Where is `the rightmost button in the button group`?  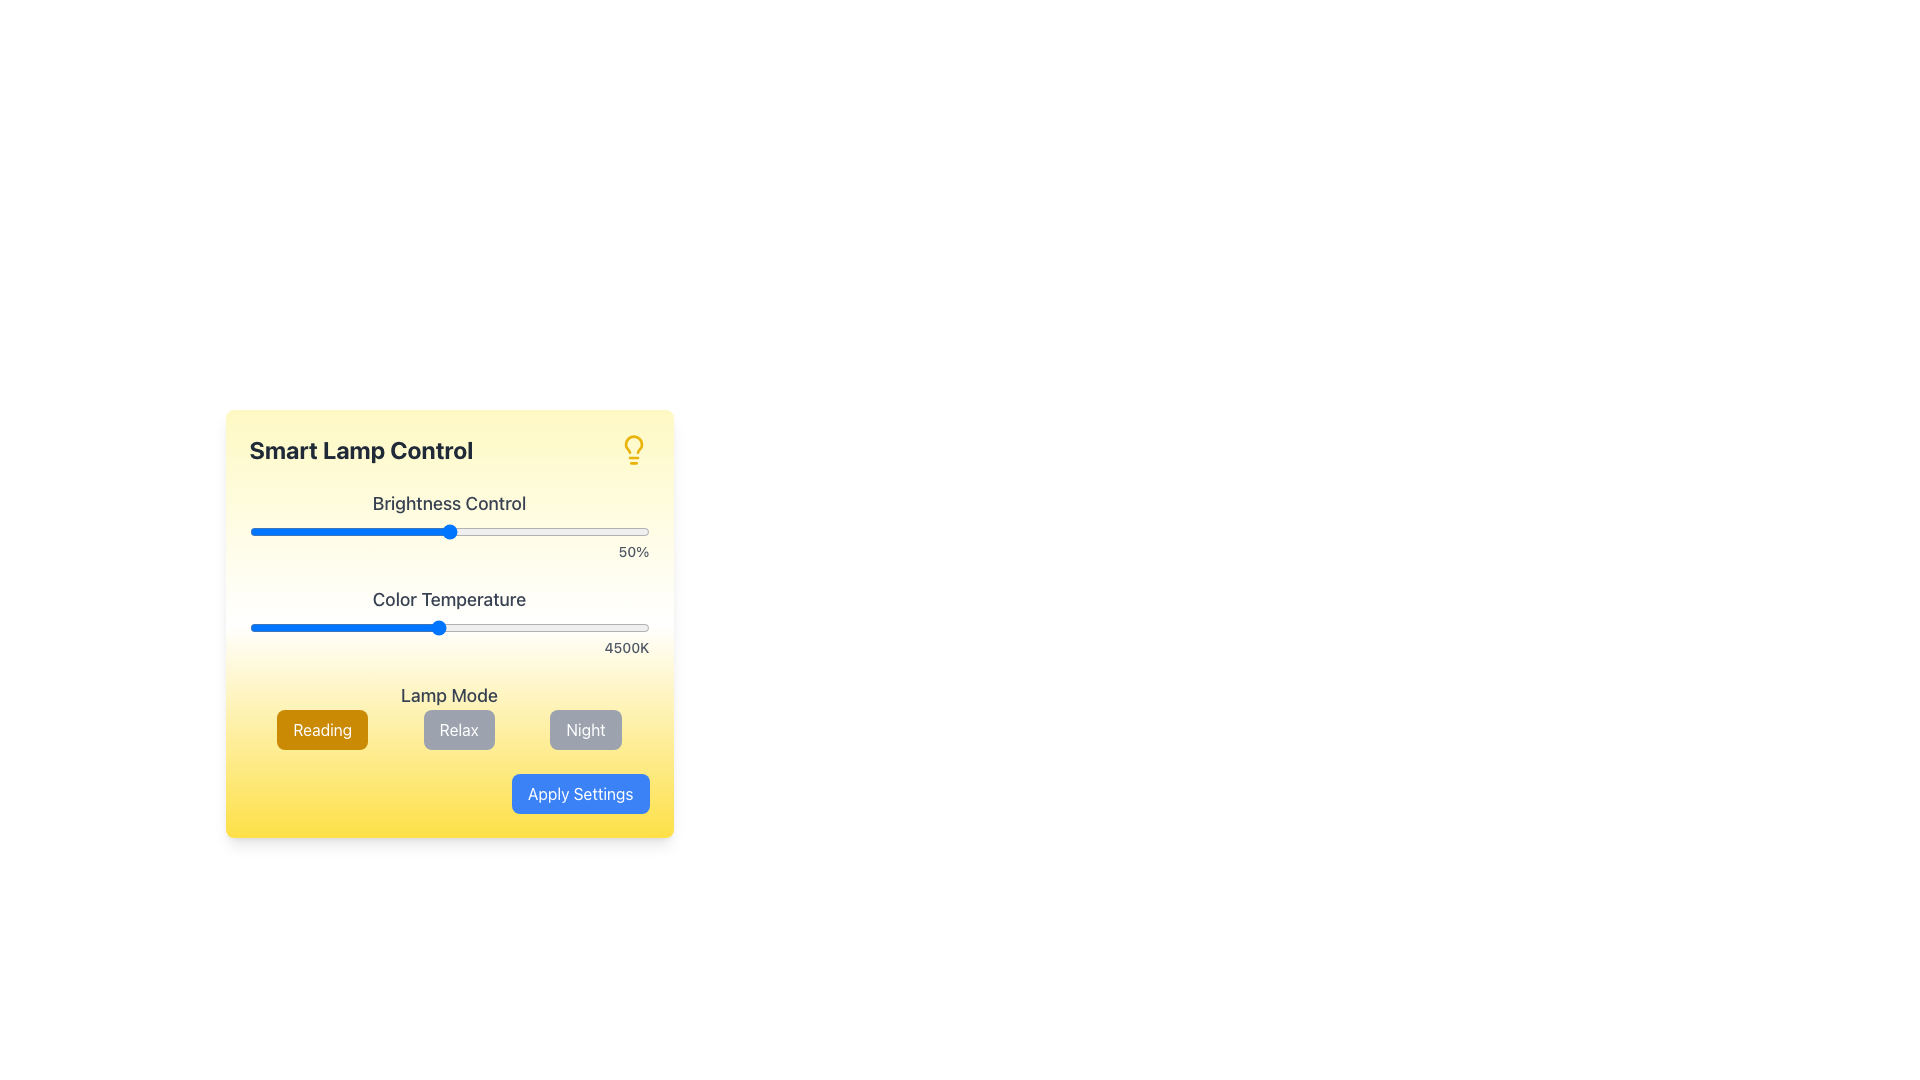 the rightmost button in the button group is located at coordinates (584, 729).